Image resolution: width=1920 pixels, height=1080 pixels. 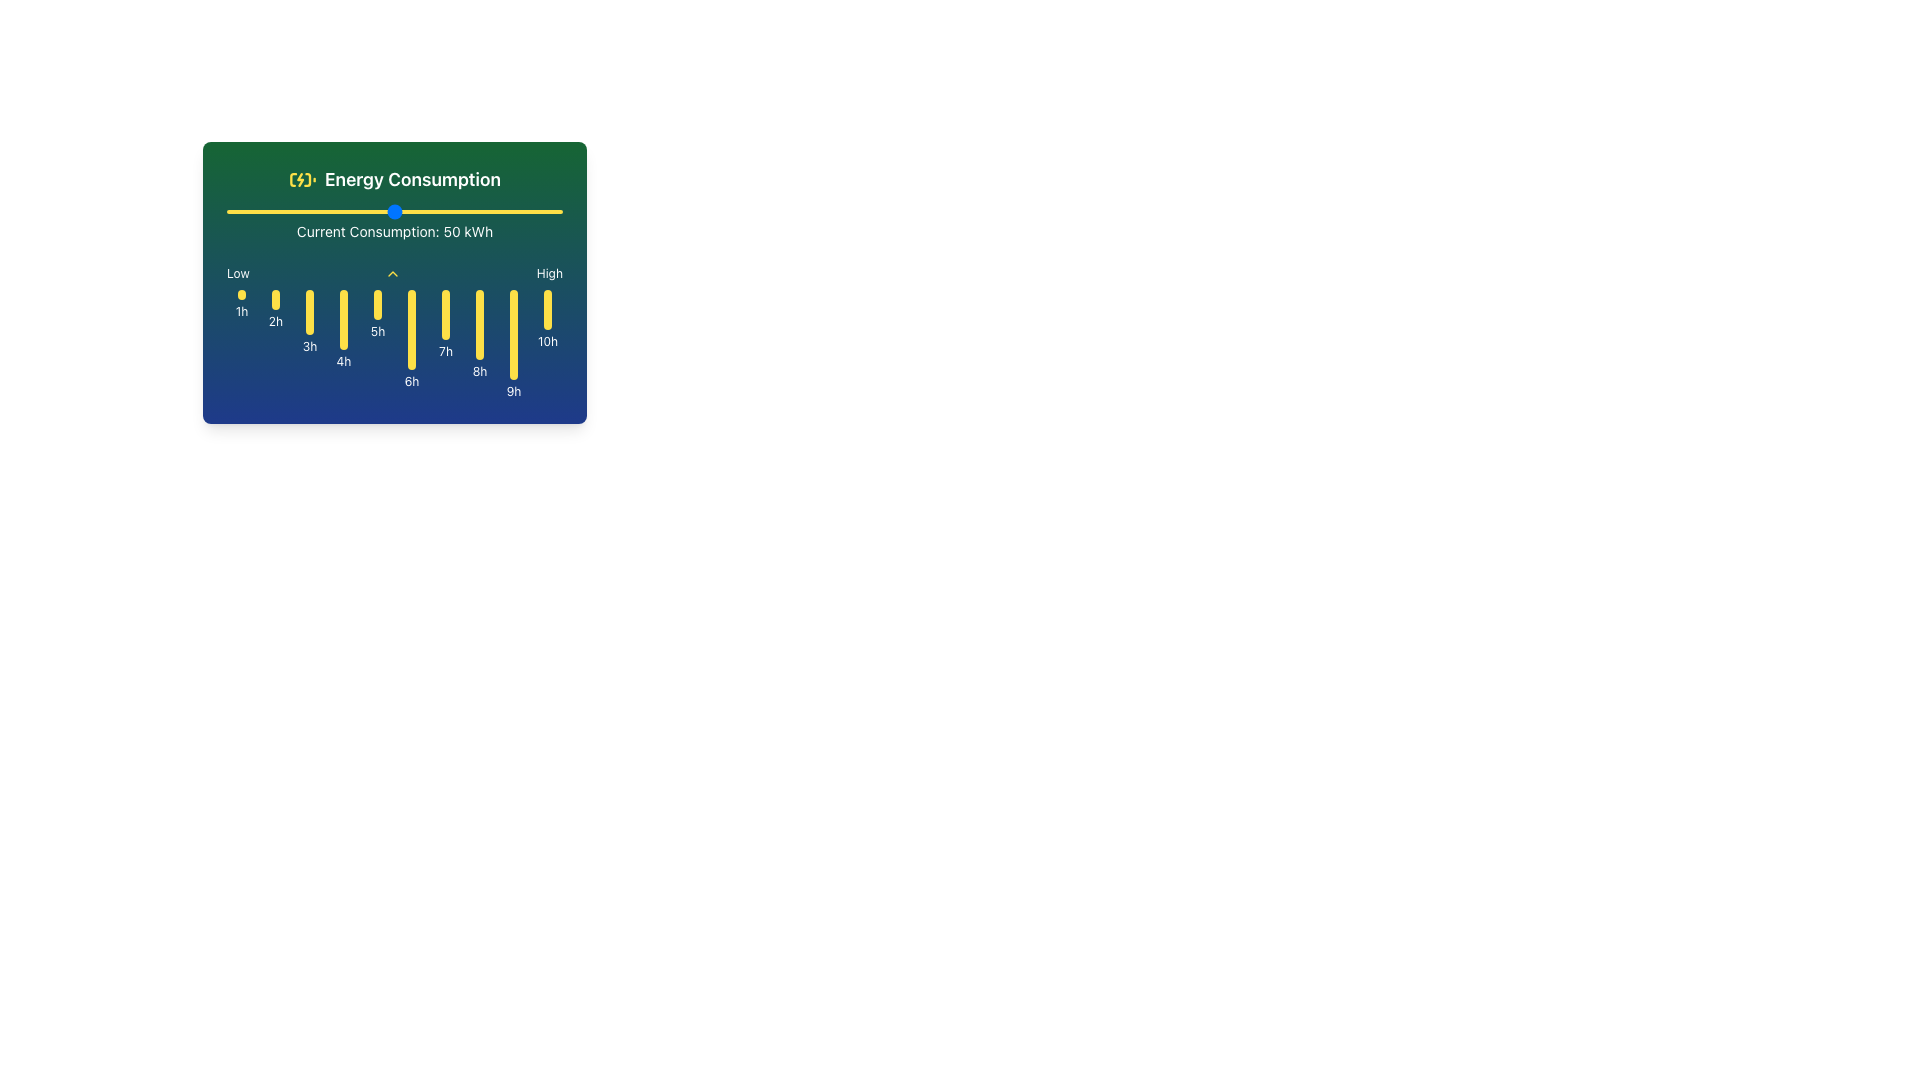 What do you see at coordinates (238, 273) in the screenshot?
I see `the 'Low' text label which indicates the low end of a scale, positioned to the far left of an upward arrow icon` at bounding box center [238, 273].